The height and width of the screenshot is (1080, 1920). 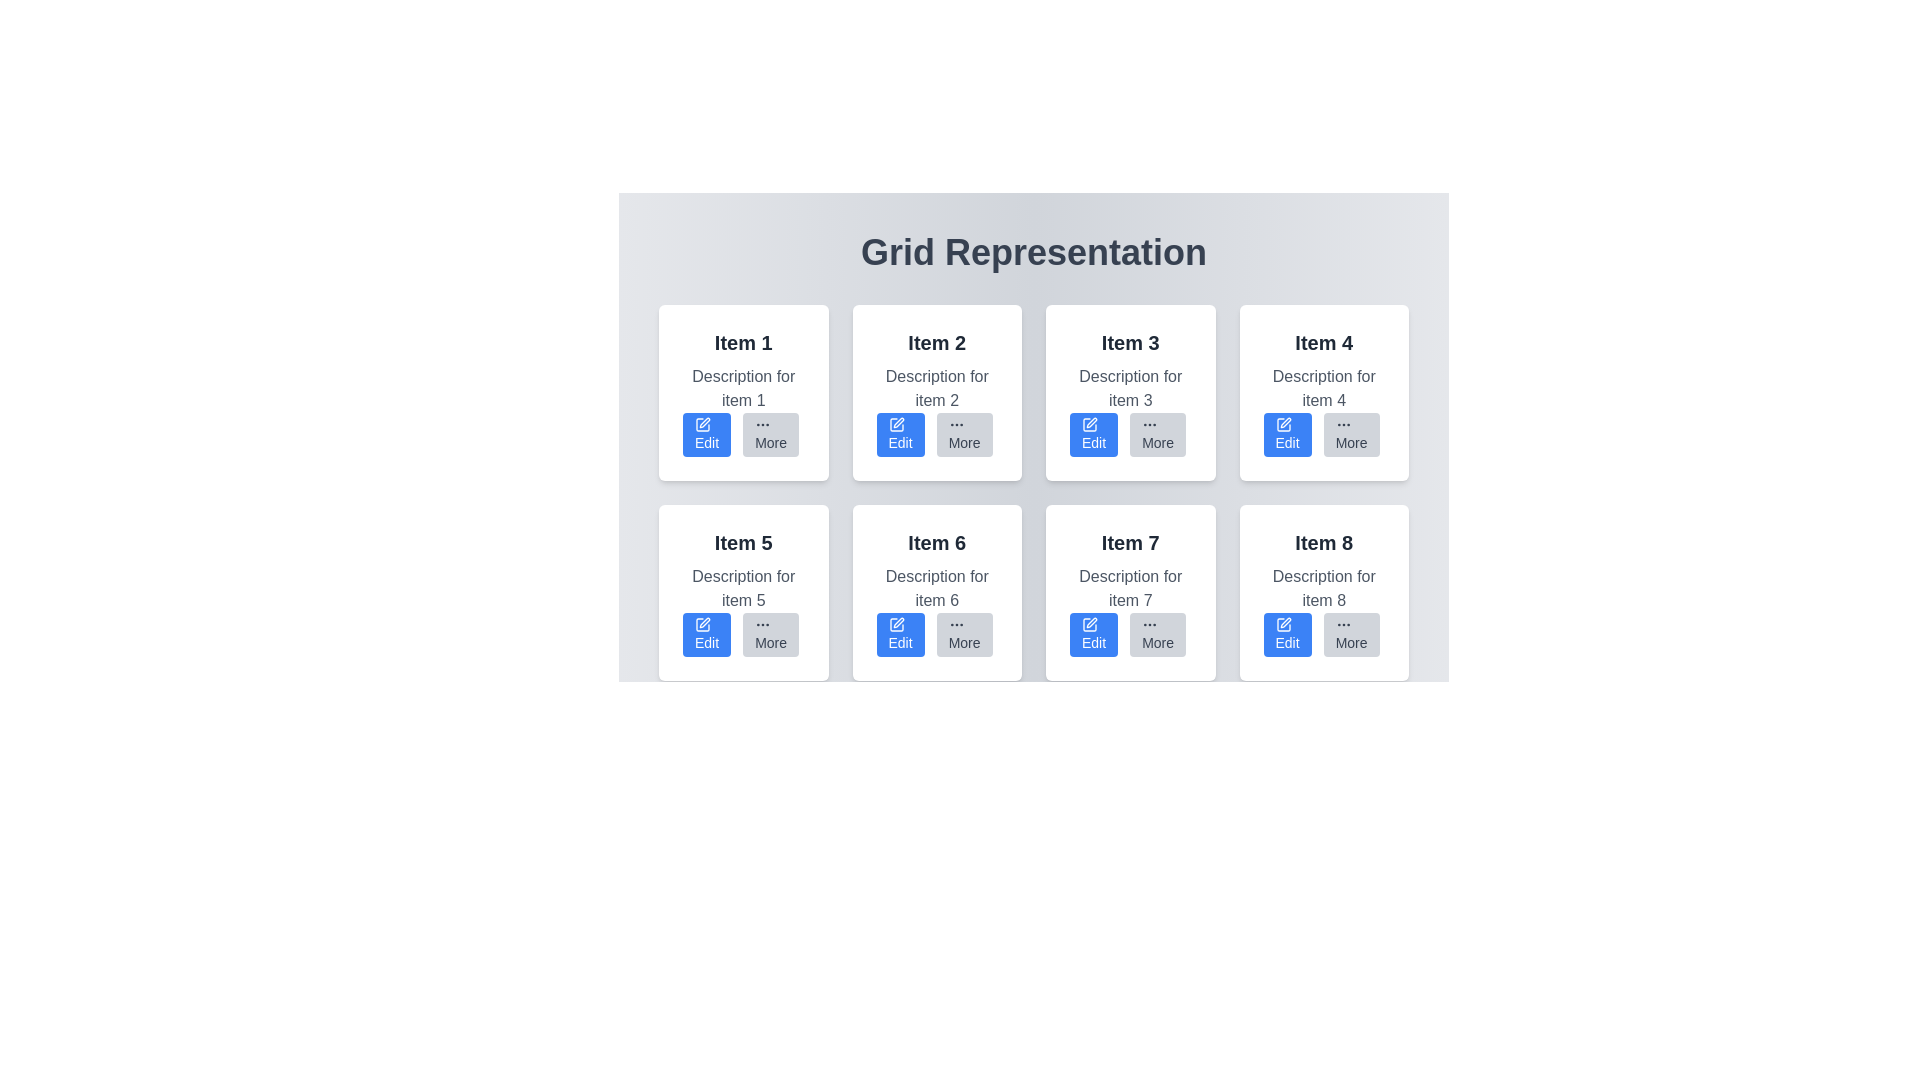 I want to click on the descriptive text label located in the first item card, positioned below the title 'Item 1' and above the 'Edit' and 'More' buttons, so click(x=742, y=389).